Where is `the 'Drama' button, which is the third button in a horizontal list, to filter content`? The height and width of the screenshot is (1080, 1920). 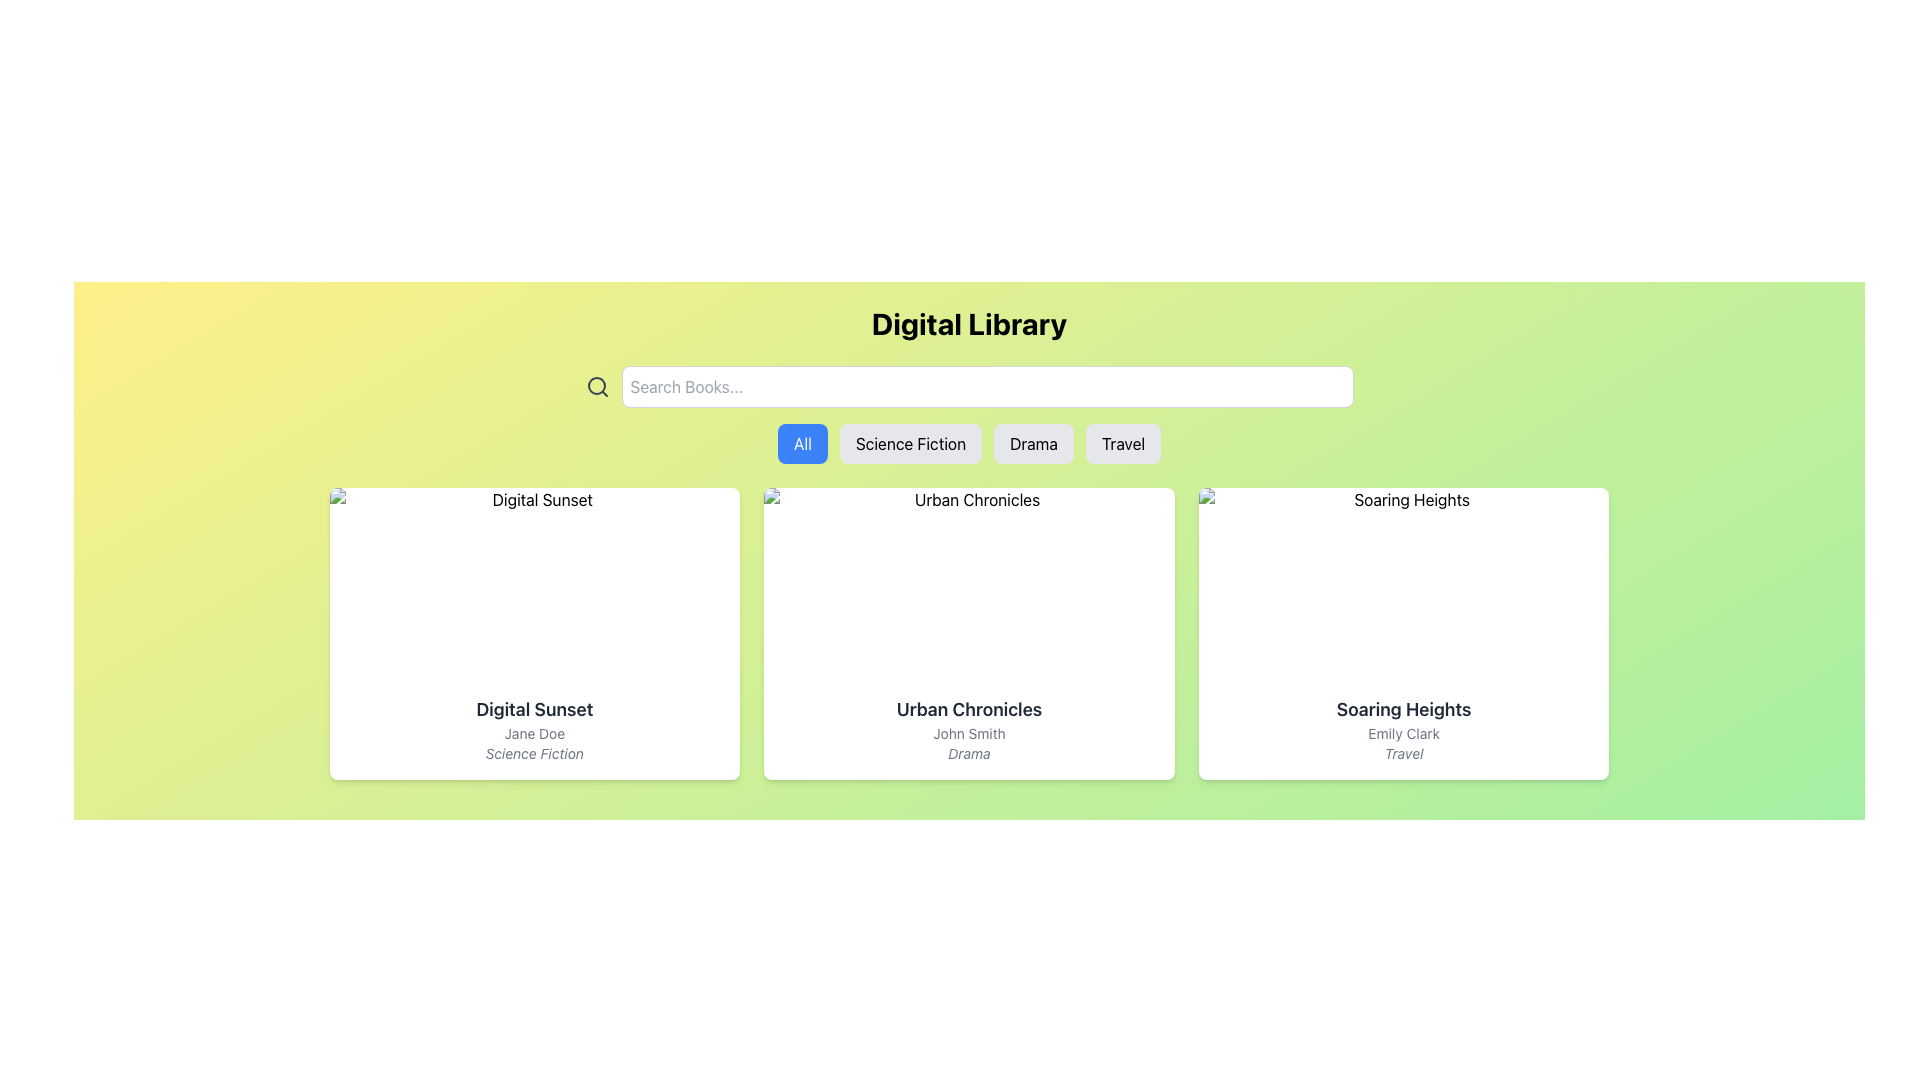 the 'Drama' button, which is the third button in a horizontal list, to filter content is located at coordinates (1033, 442).